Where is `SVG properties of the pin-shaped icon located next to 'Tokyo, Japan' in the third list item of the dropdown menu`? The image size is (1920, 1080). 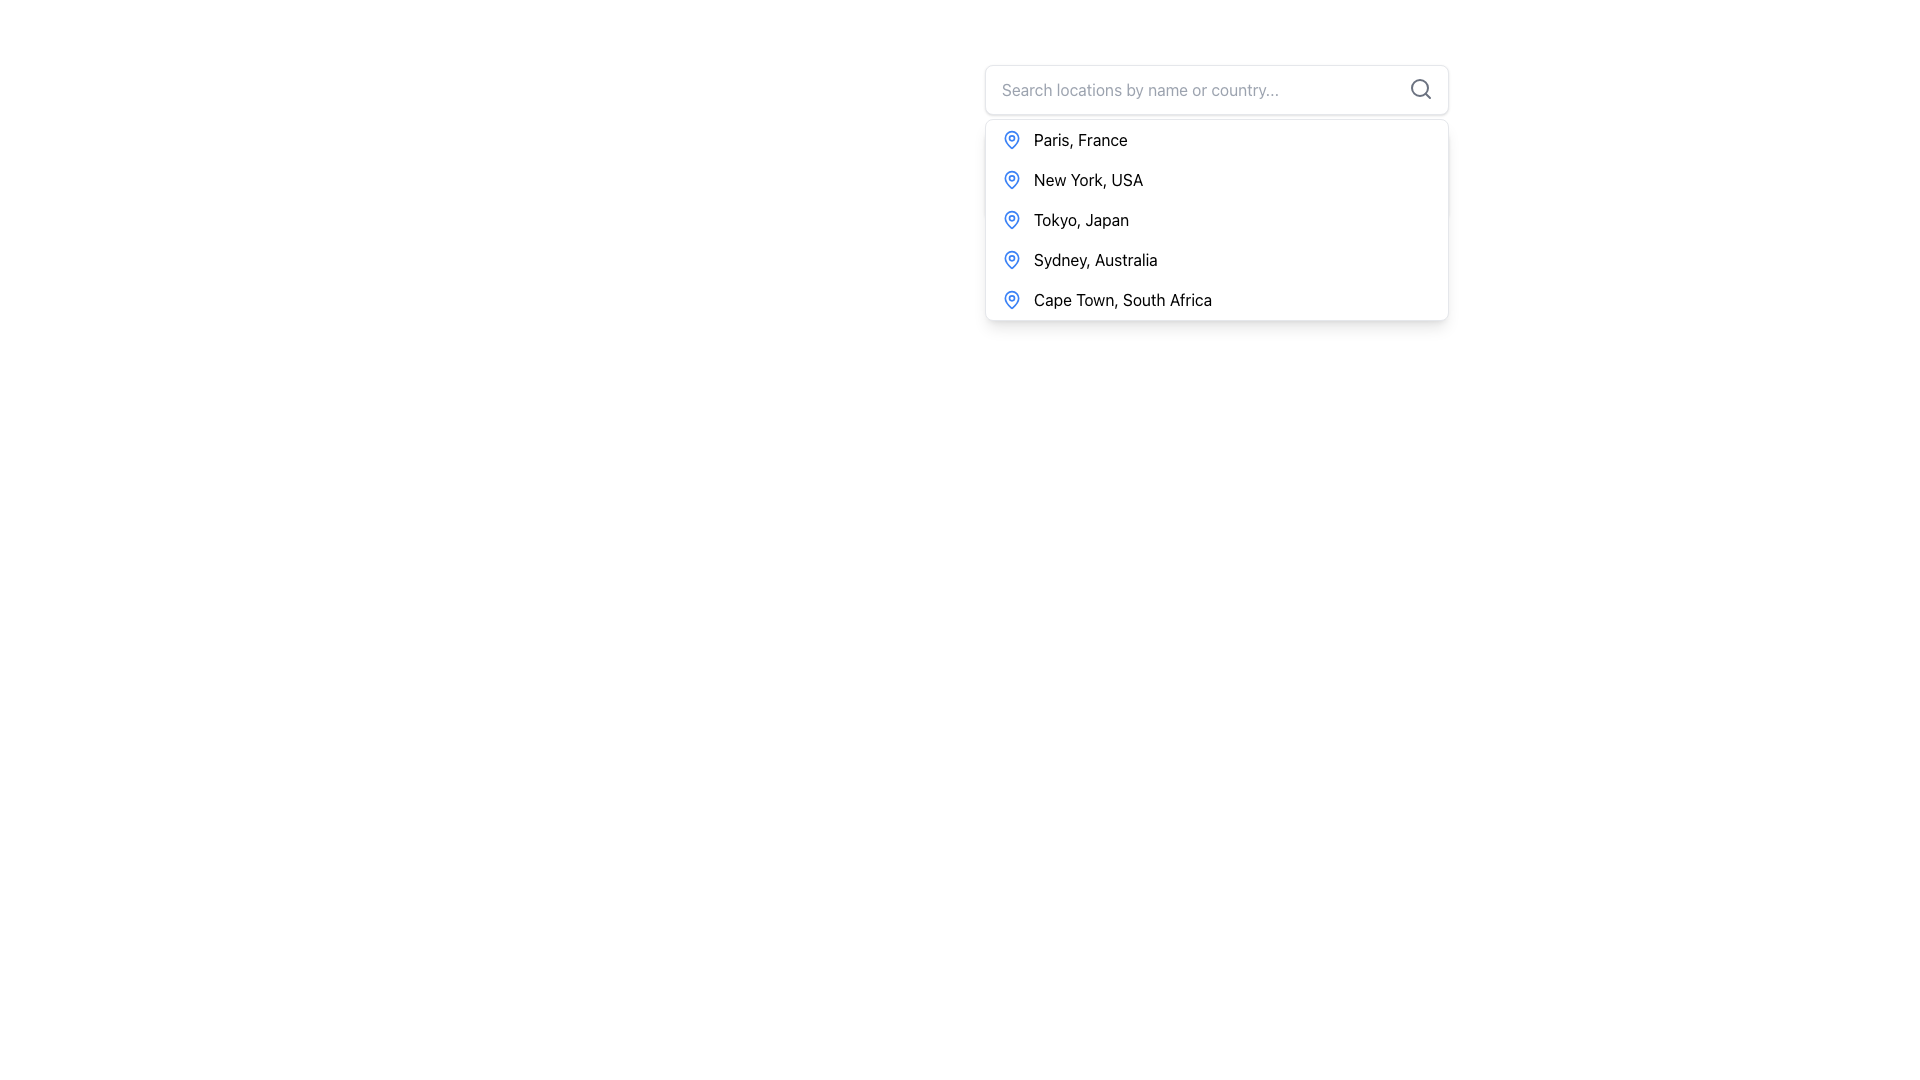 SVG properties of the pin-shaped icon located next to 'Tokyo, Japan' in the third list item of the dropdown menu is located at coordinates (1012, 219).